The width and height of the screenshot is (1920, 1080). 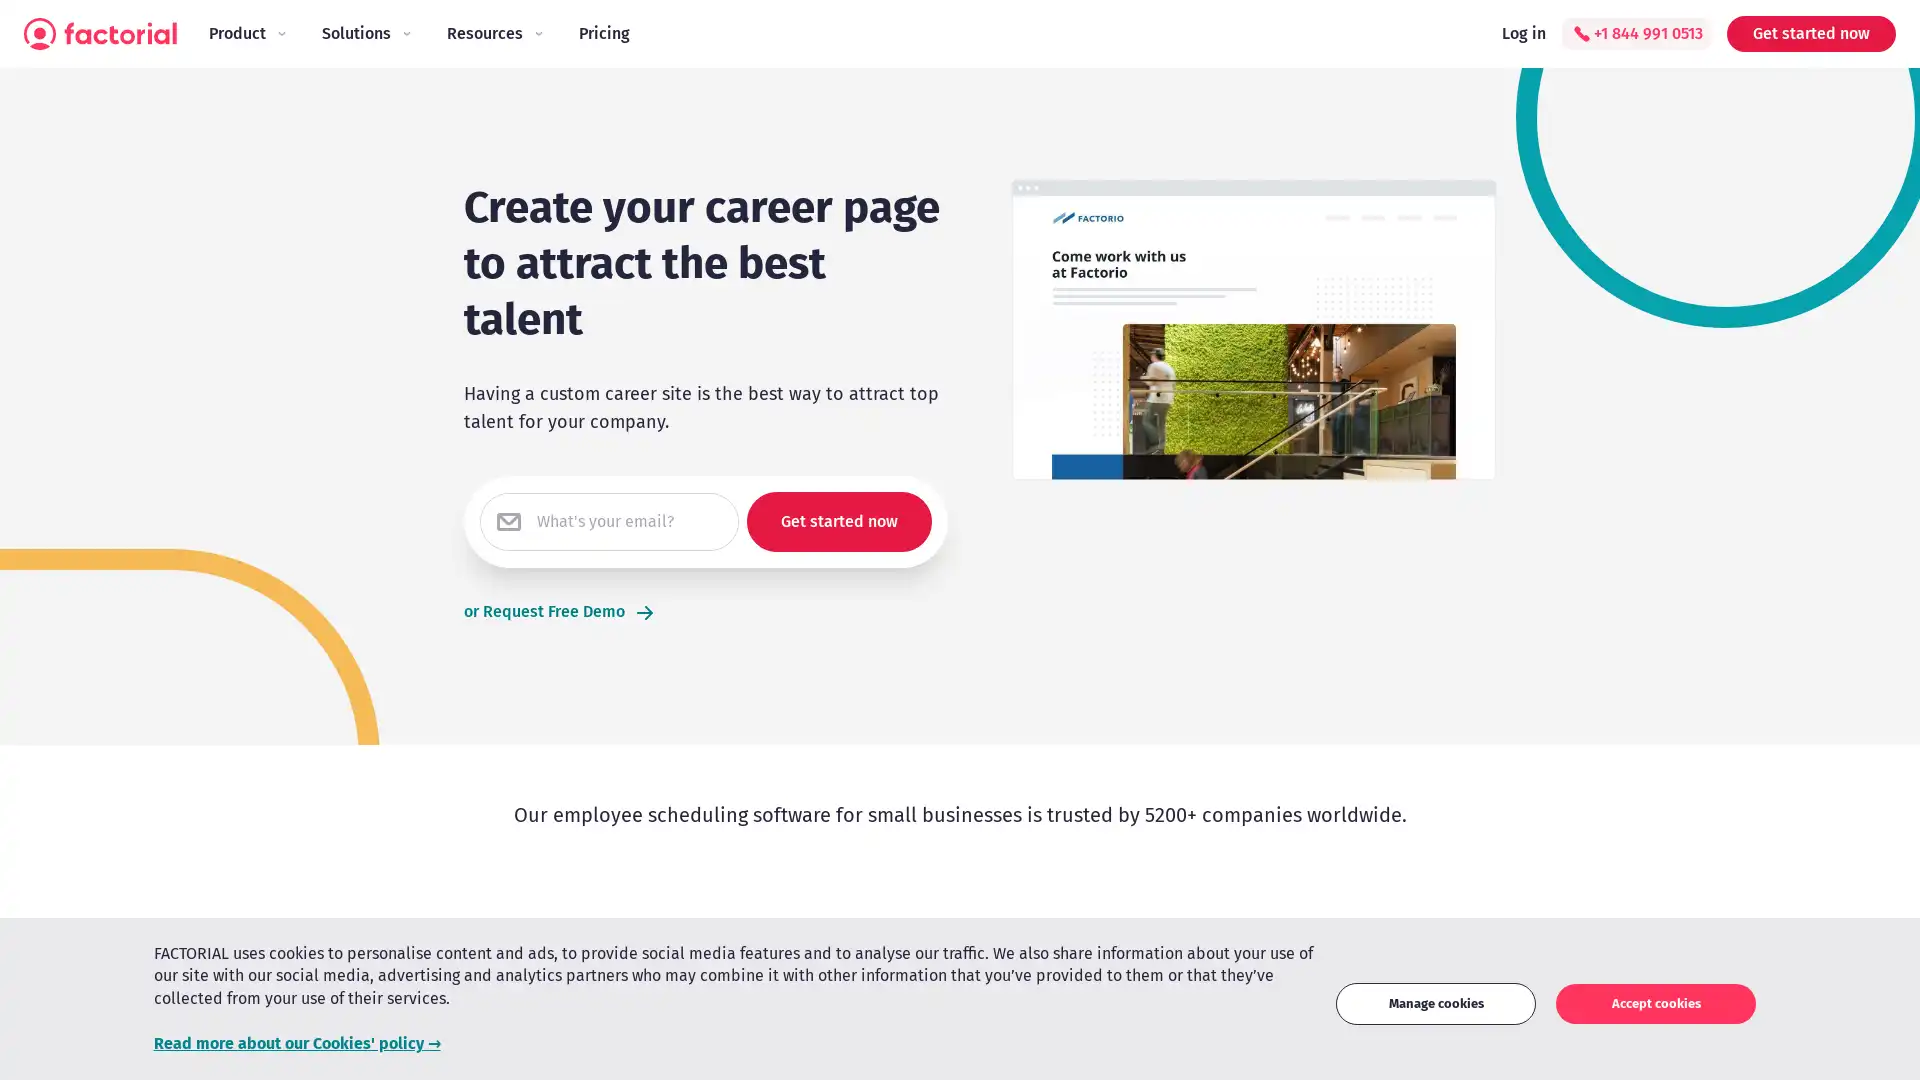 What do you see at coordinates (839, 520) in the screenshot?
I see `Get started now` at bounding box center [839, 520].